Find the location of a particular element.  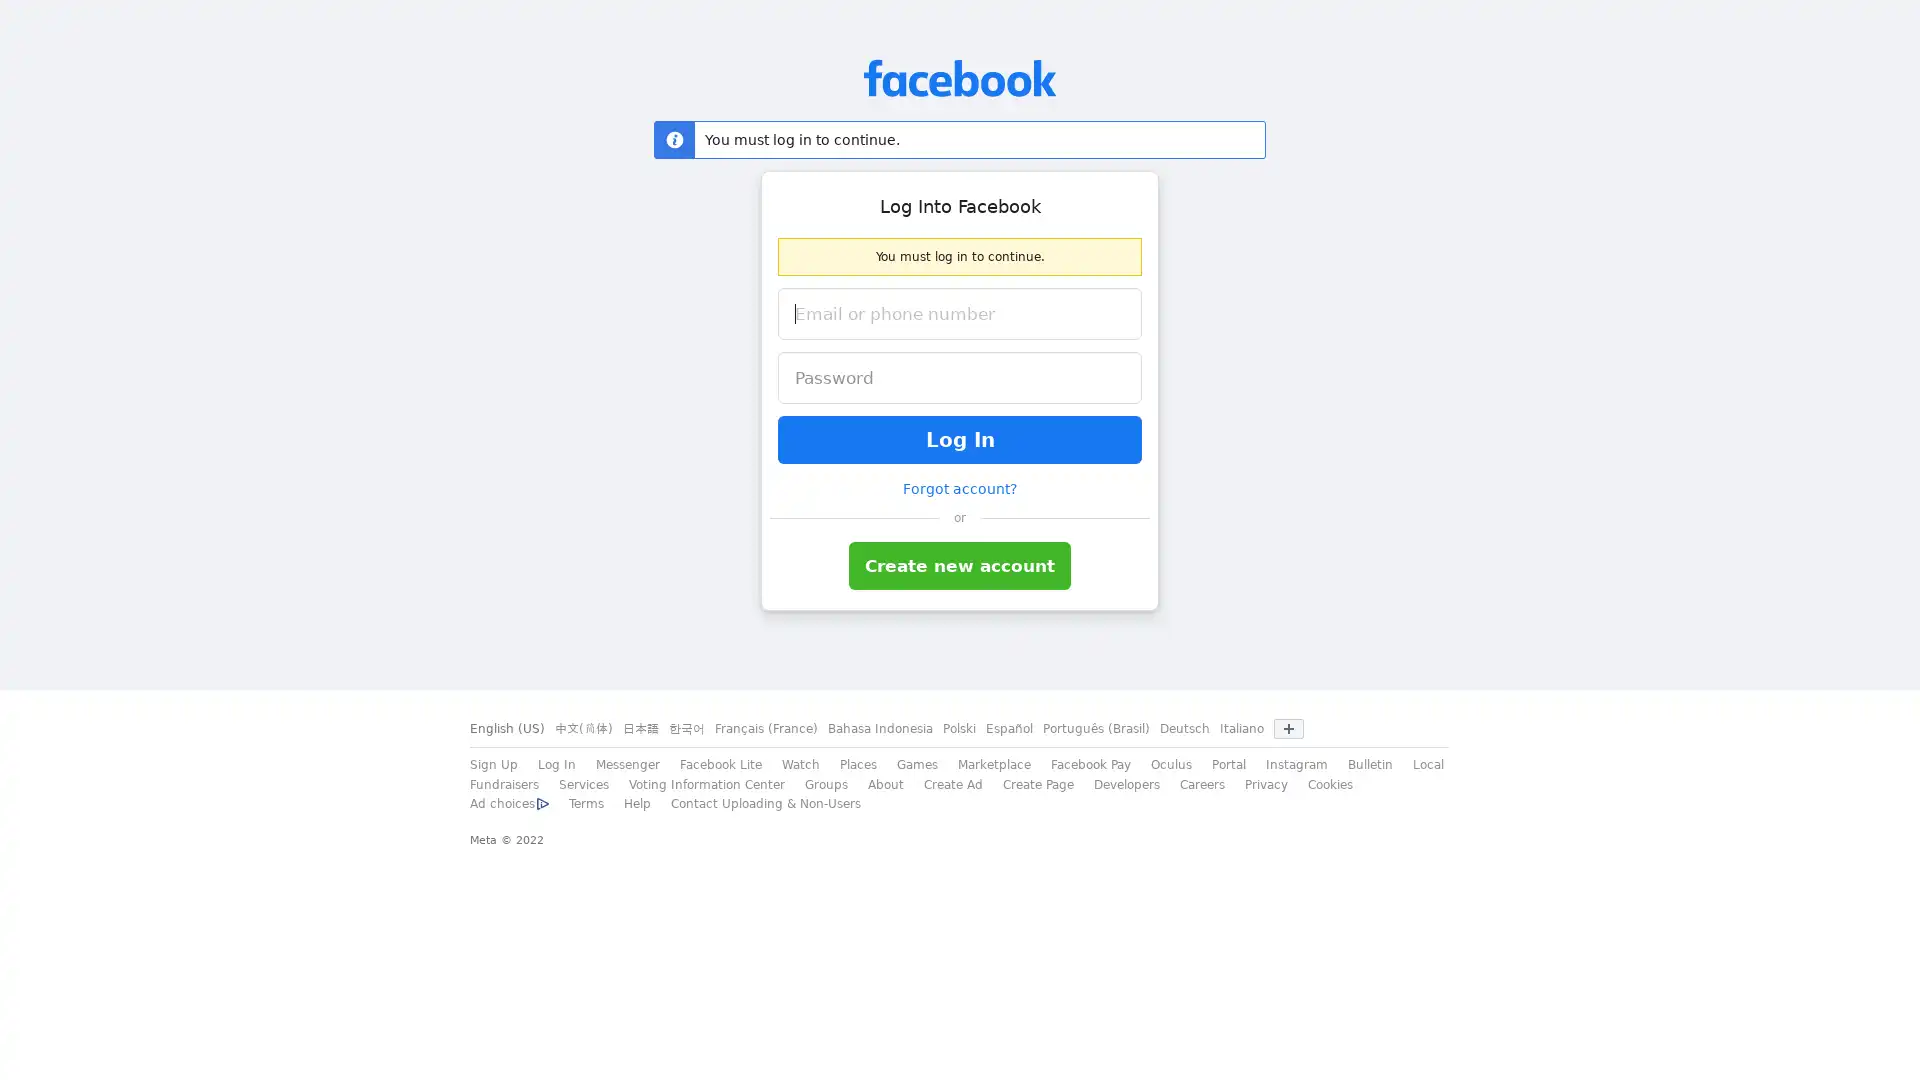

Log In is located at coordinates (960, 438).